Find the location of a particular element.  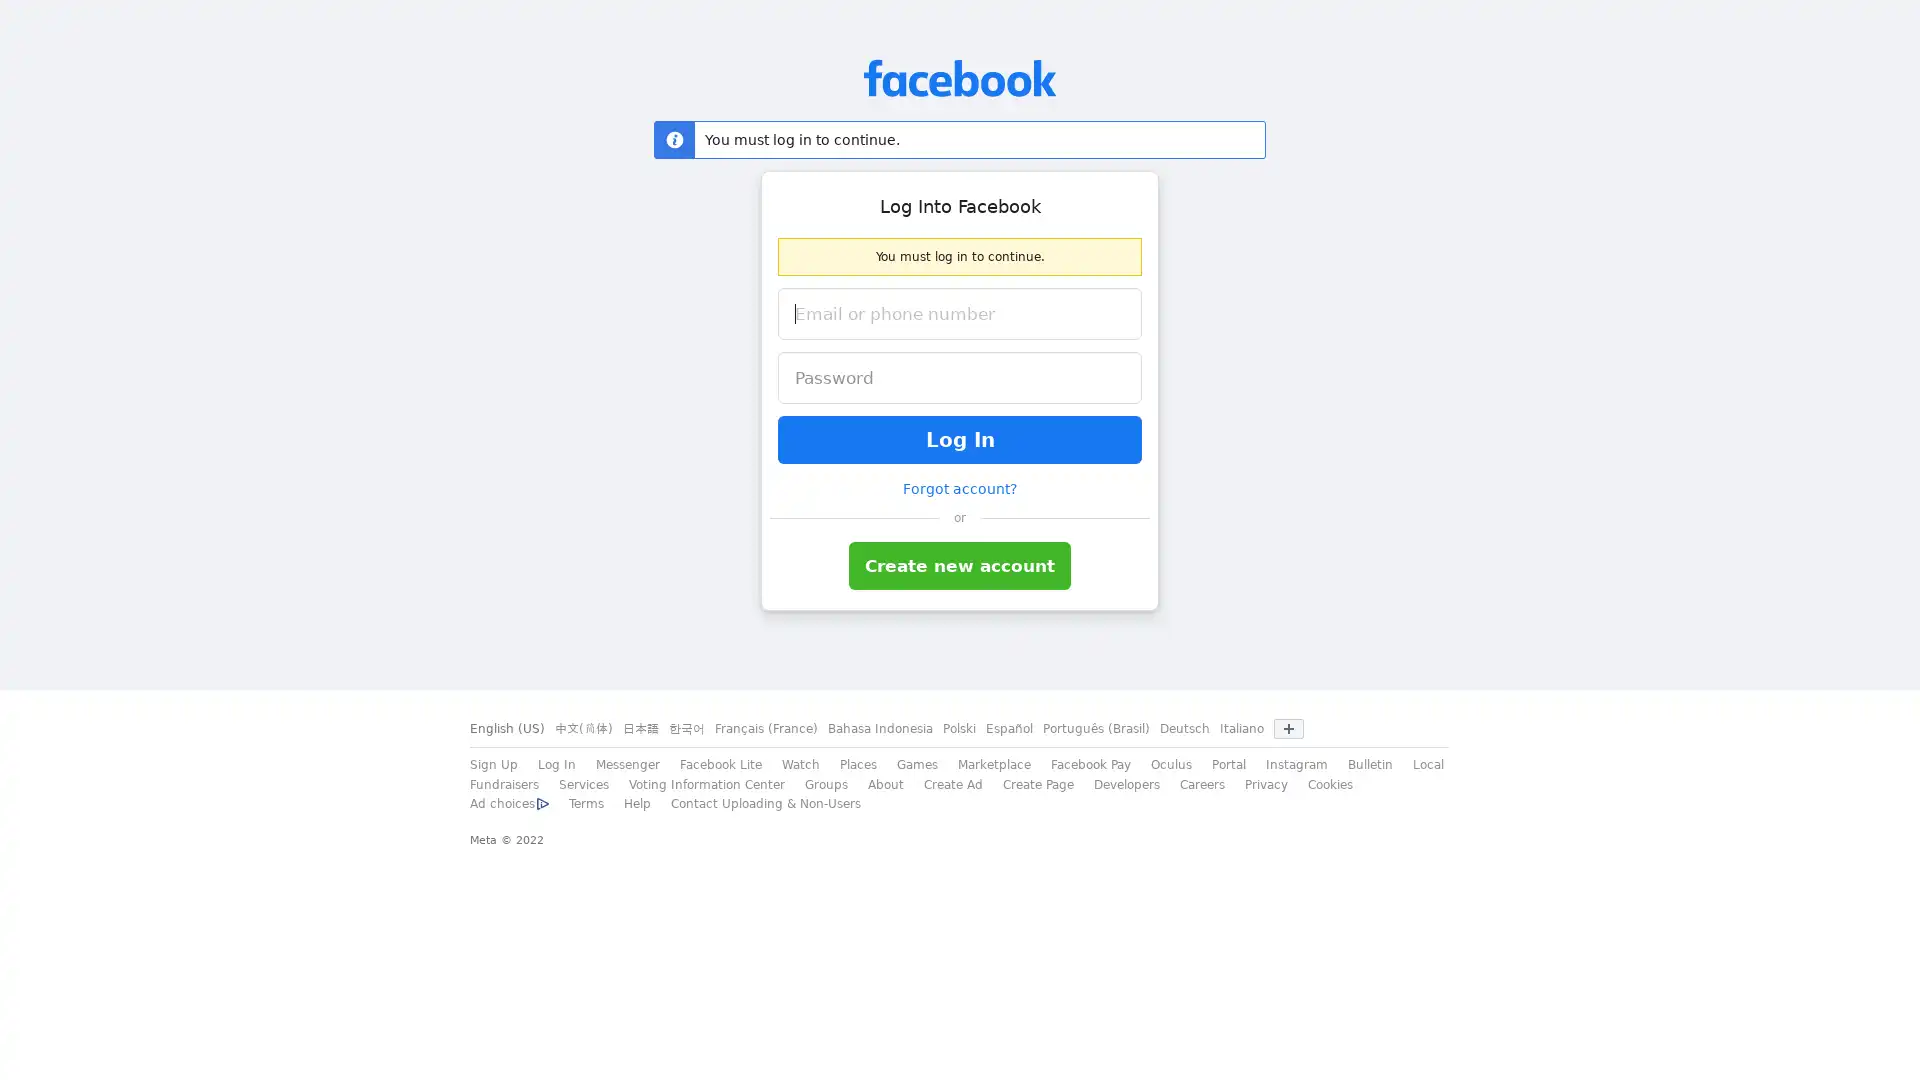

Log In is located at coordinates (960, 438).